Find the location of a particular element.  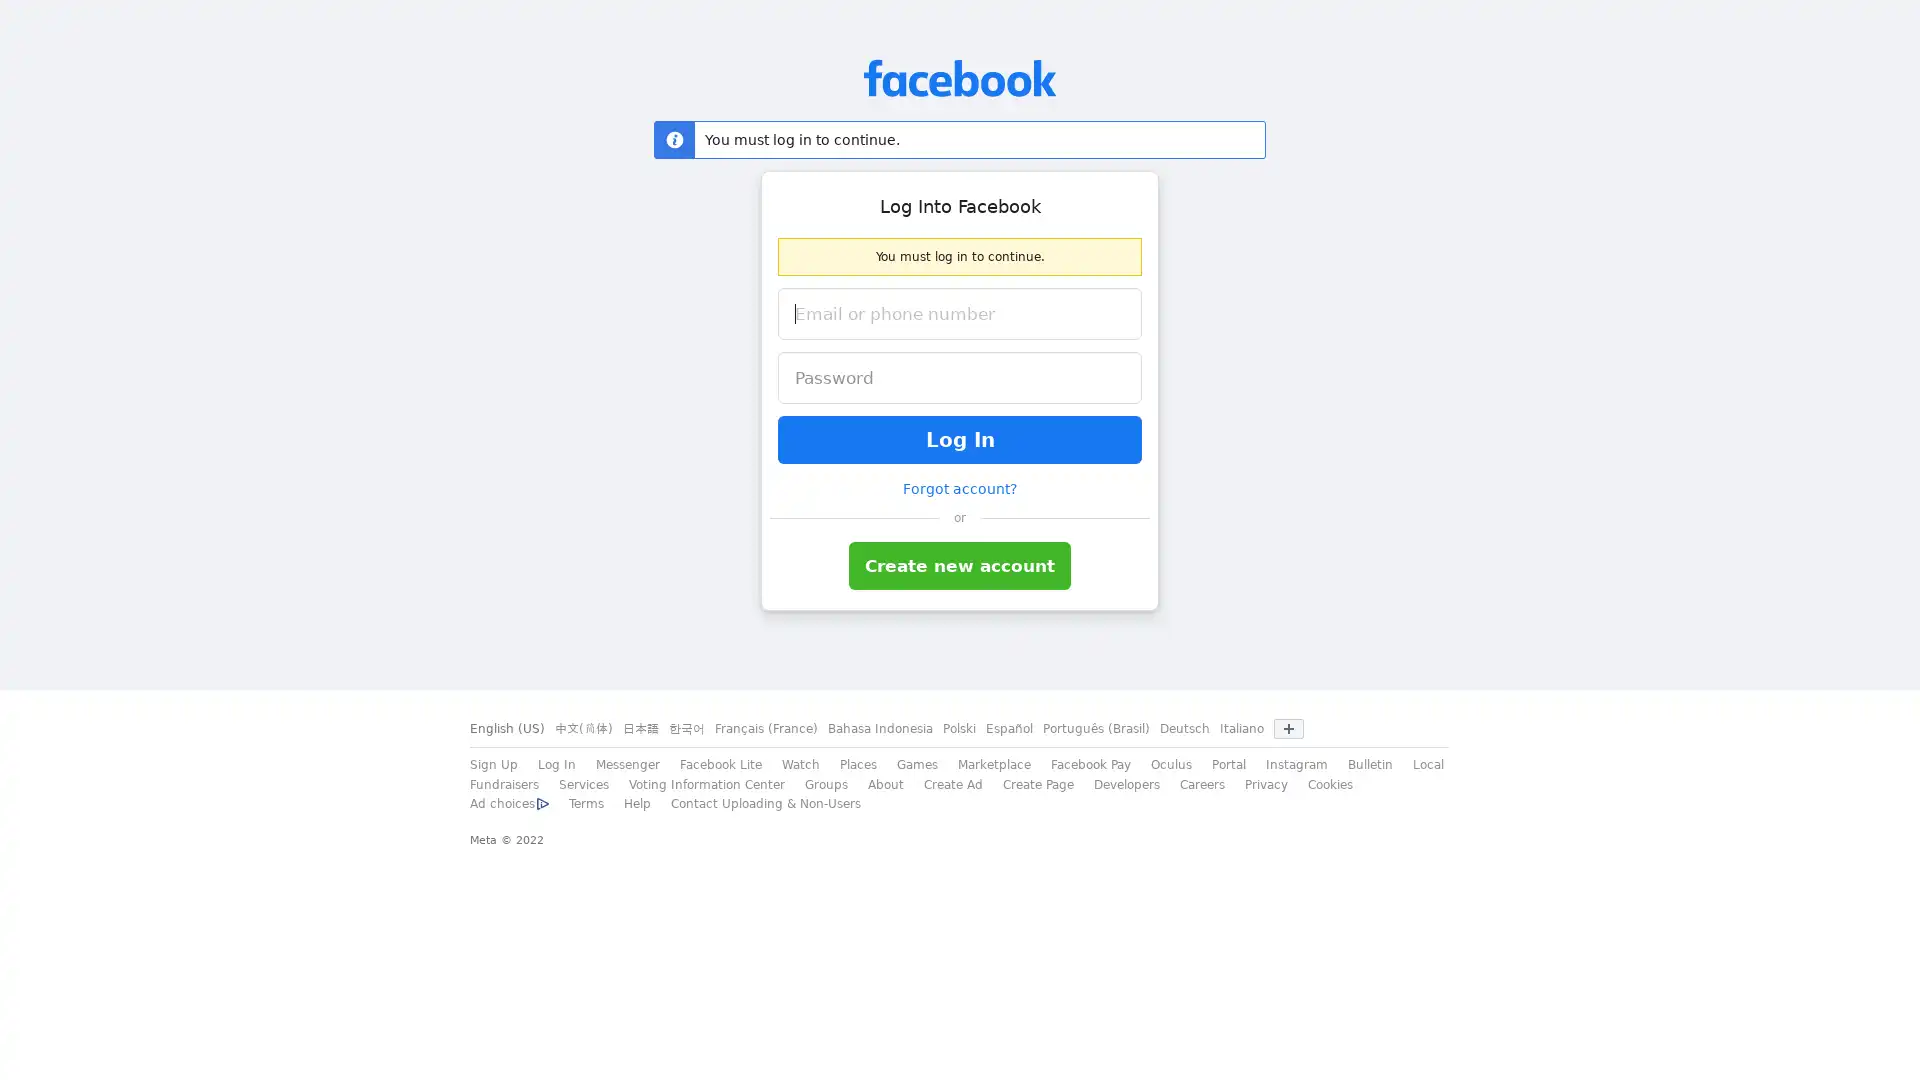

Log In is located at coordinates (960, 438).